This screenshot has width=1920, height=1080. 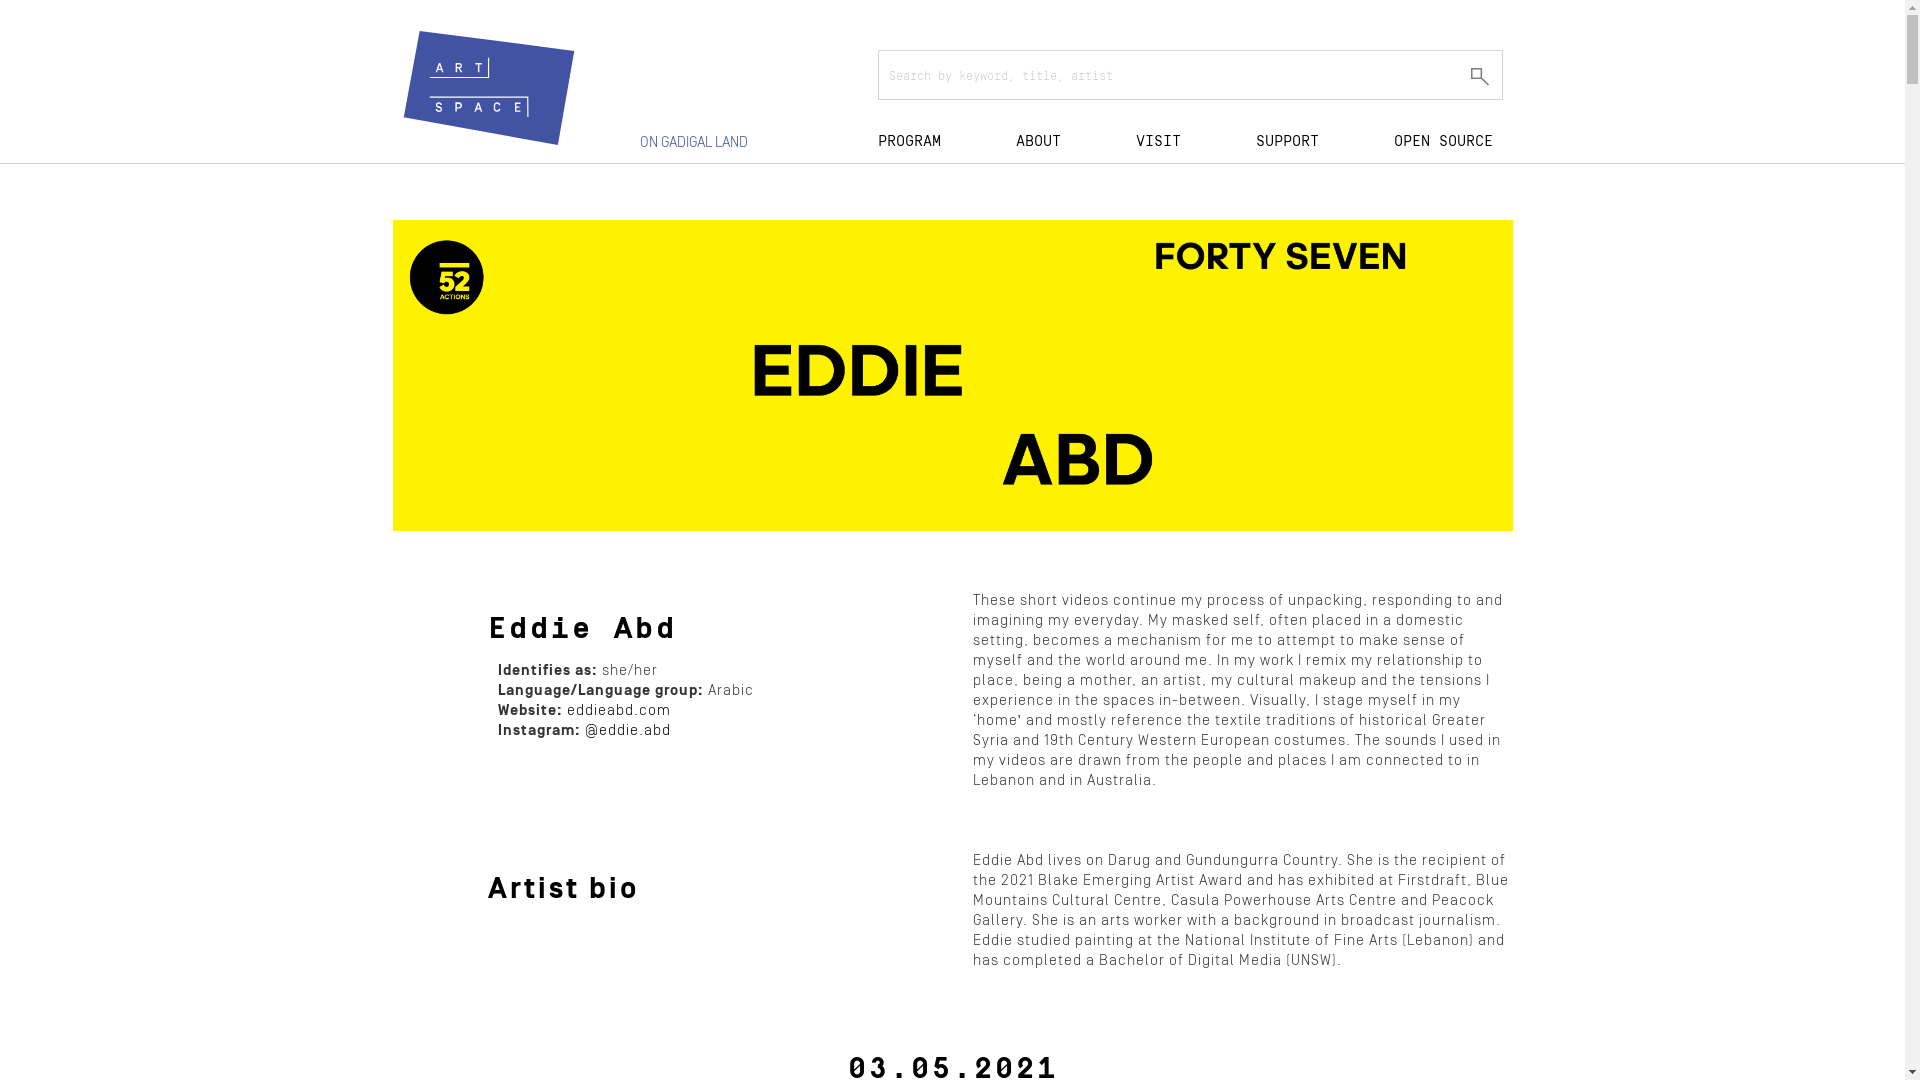 I want to click on 'VISIT', so click(x=1136, y=138).